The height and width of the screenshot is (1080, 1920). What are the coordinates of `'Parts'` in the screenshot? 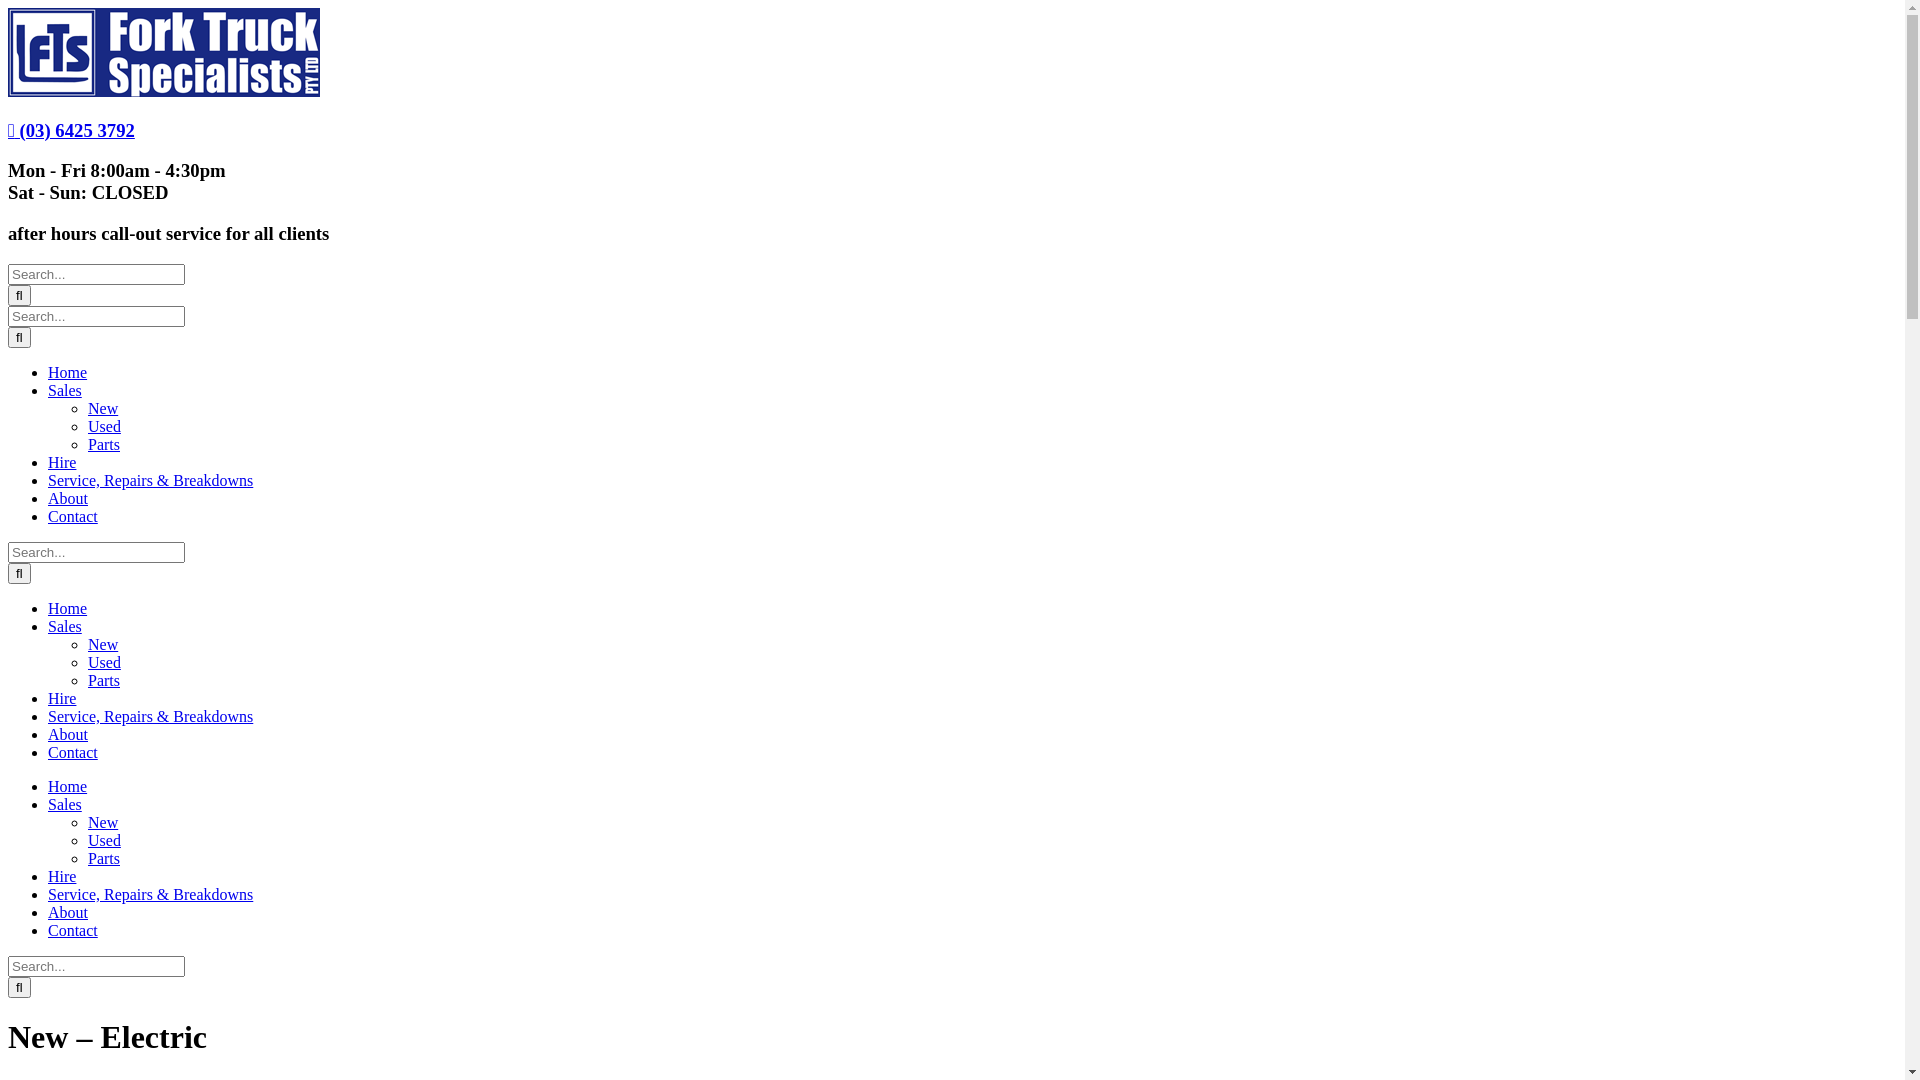 It's located at (103, 679).